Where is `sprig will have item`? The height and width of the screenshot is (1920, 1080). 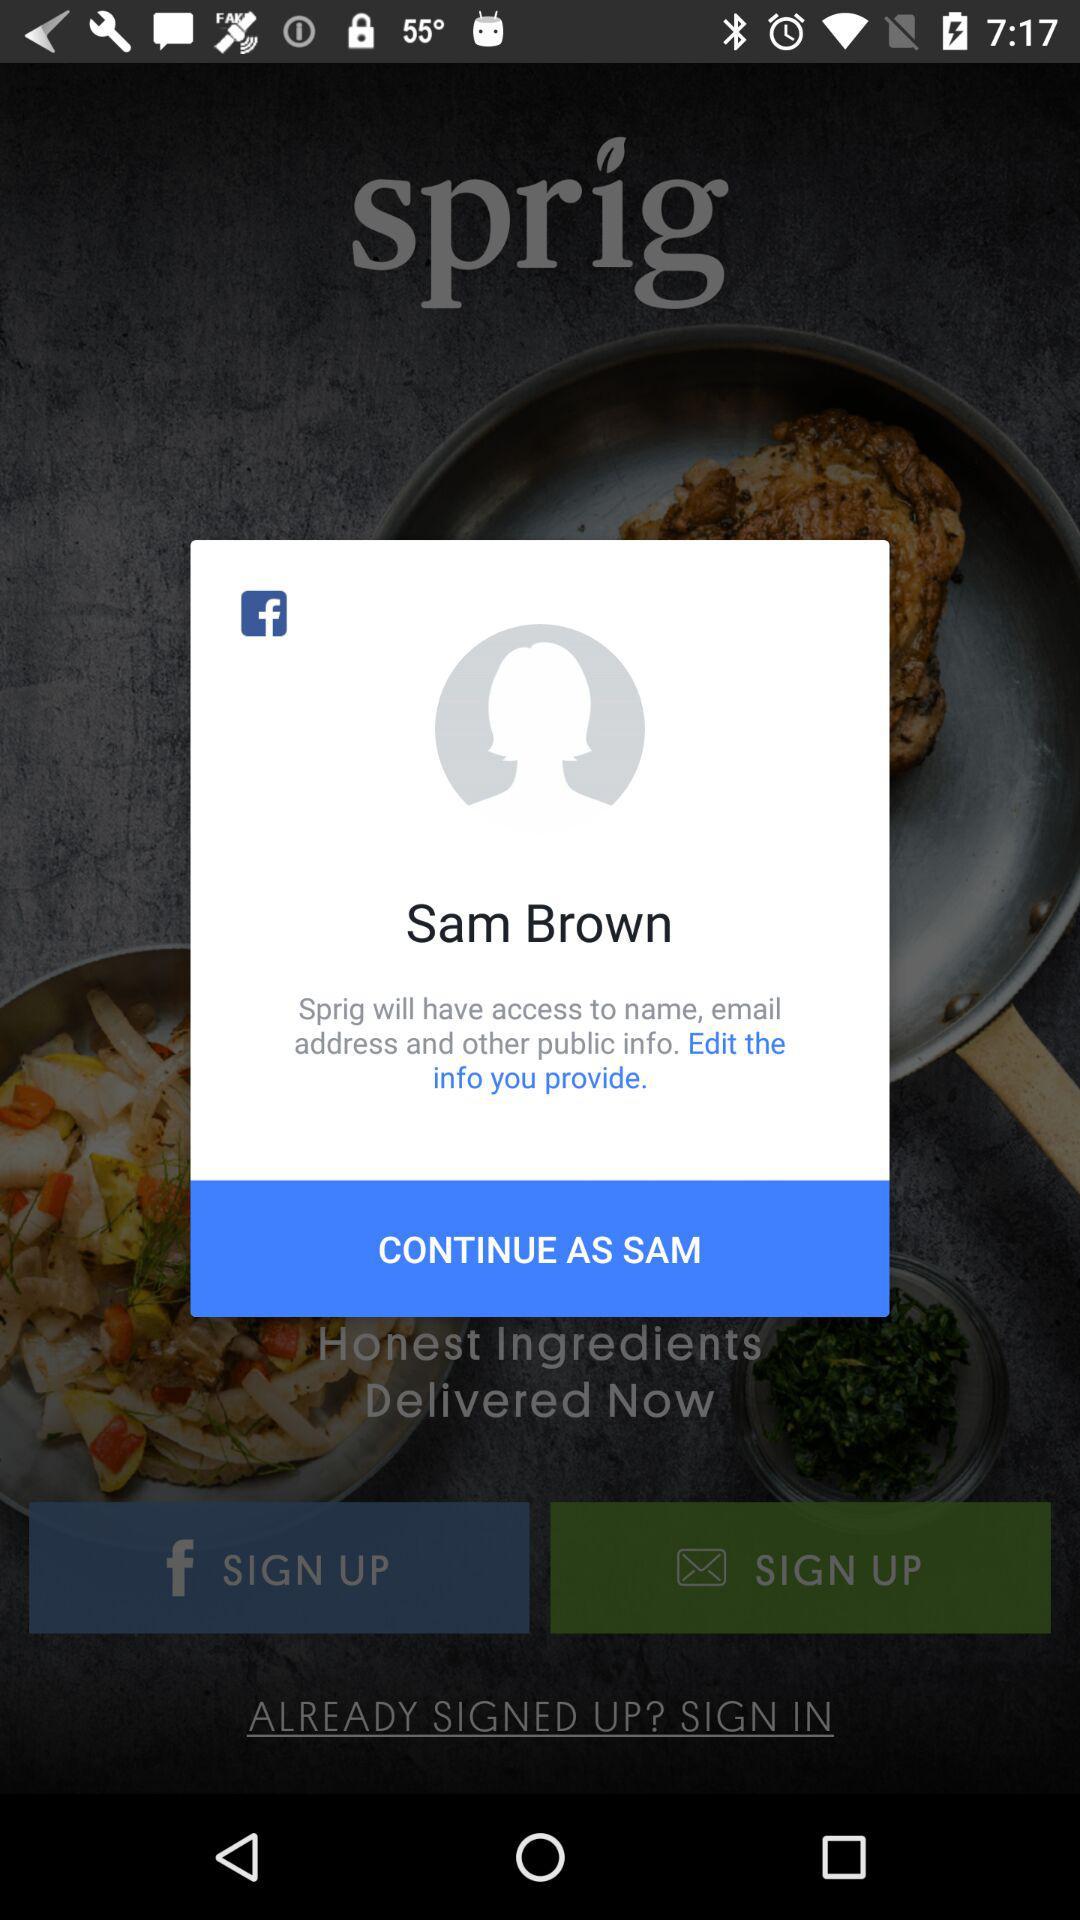
sprig will have item is located at coordinates (540, 1041).